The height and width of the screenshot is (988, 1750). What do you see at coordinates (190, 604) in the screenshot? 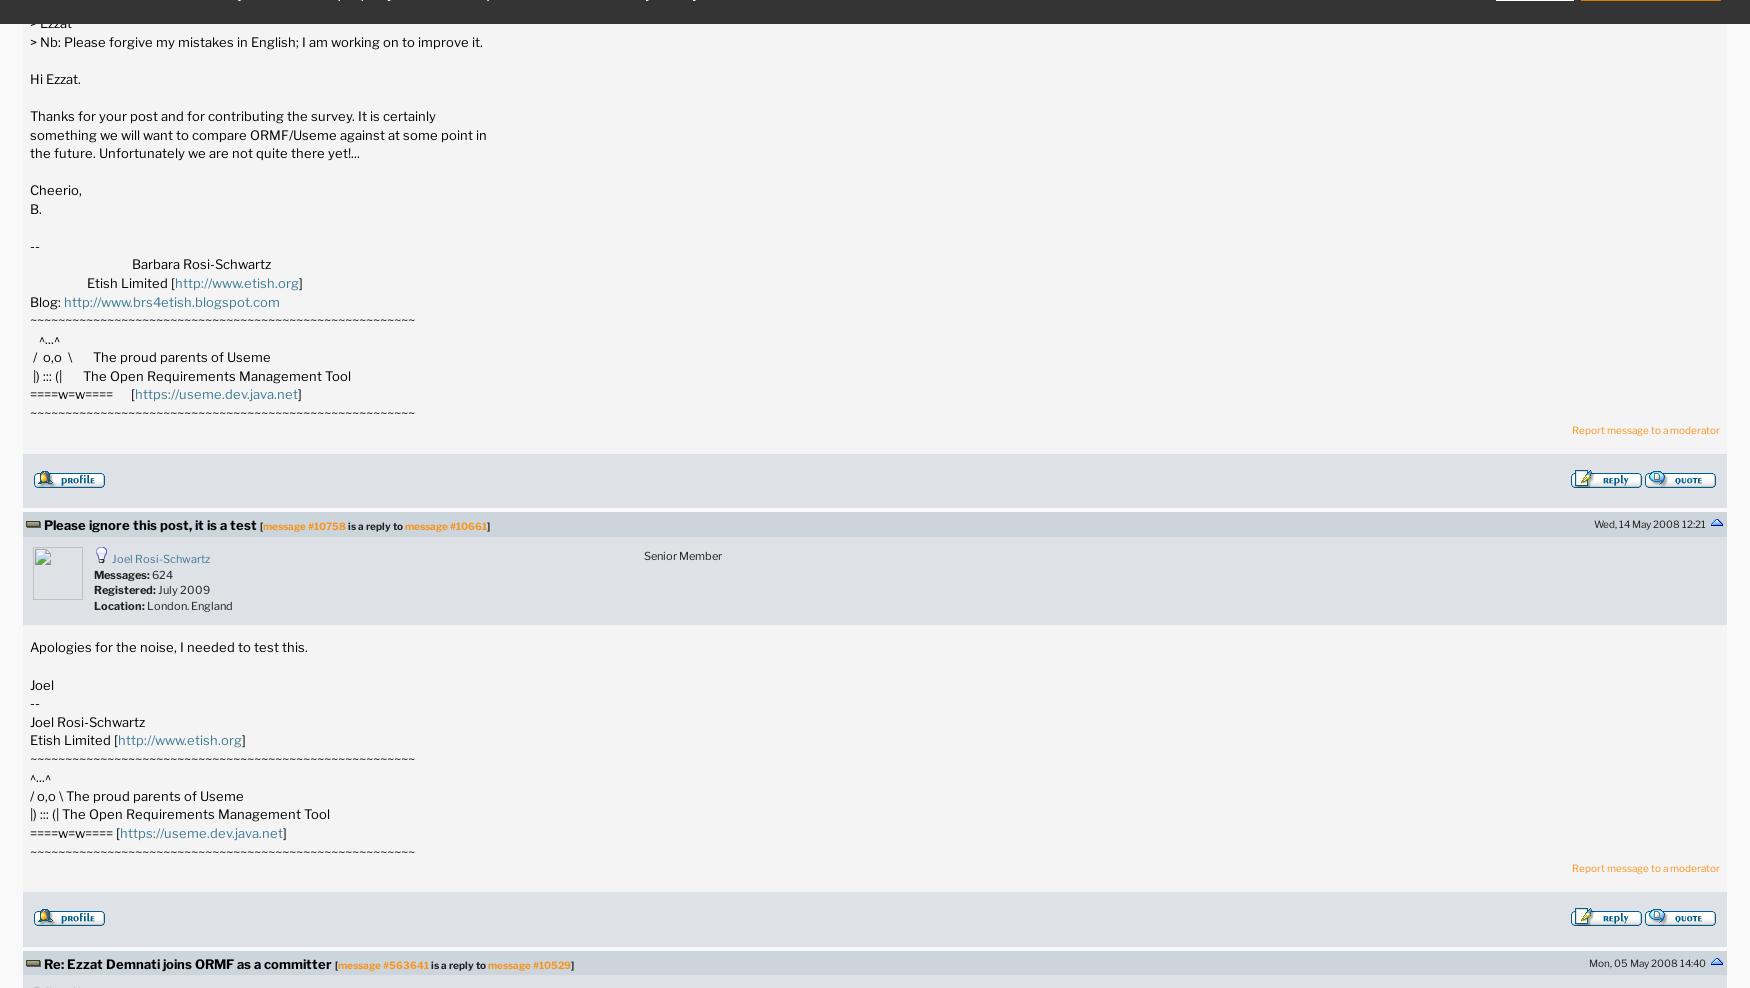
I see `'London. England'` at bounding box center [190, 604].